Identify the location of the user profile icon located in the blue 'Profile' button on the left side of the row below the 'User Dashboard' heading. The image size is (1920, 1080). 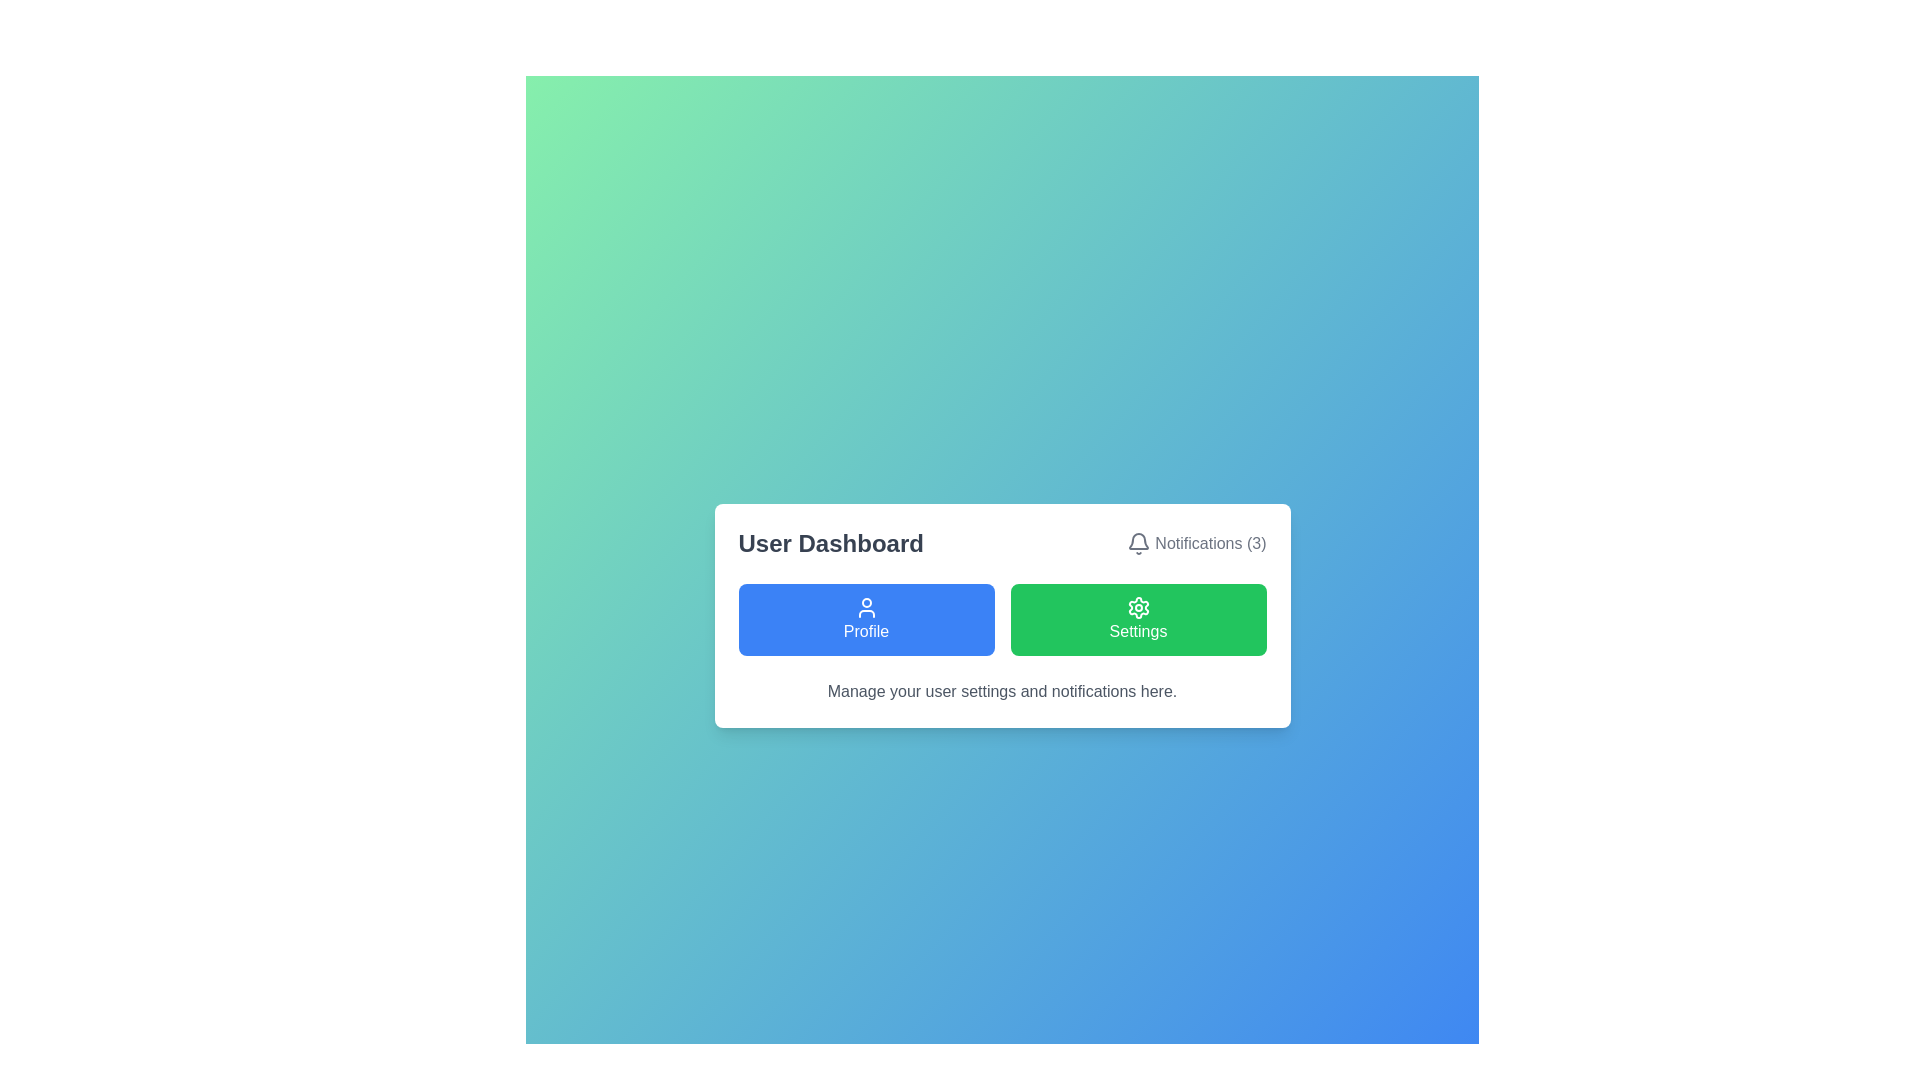
(866, 607).